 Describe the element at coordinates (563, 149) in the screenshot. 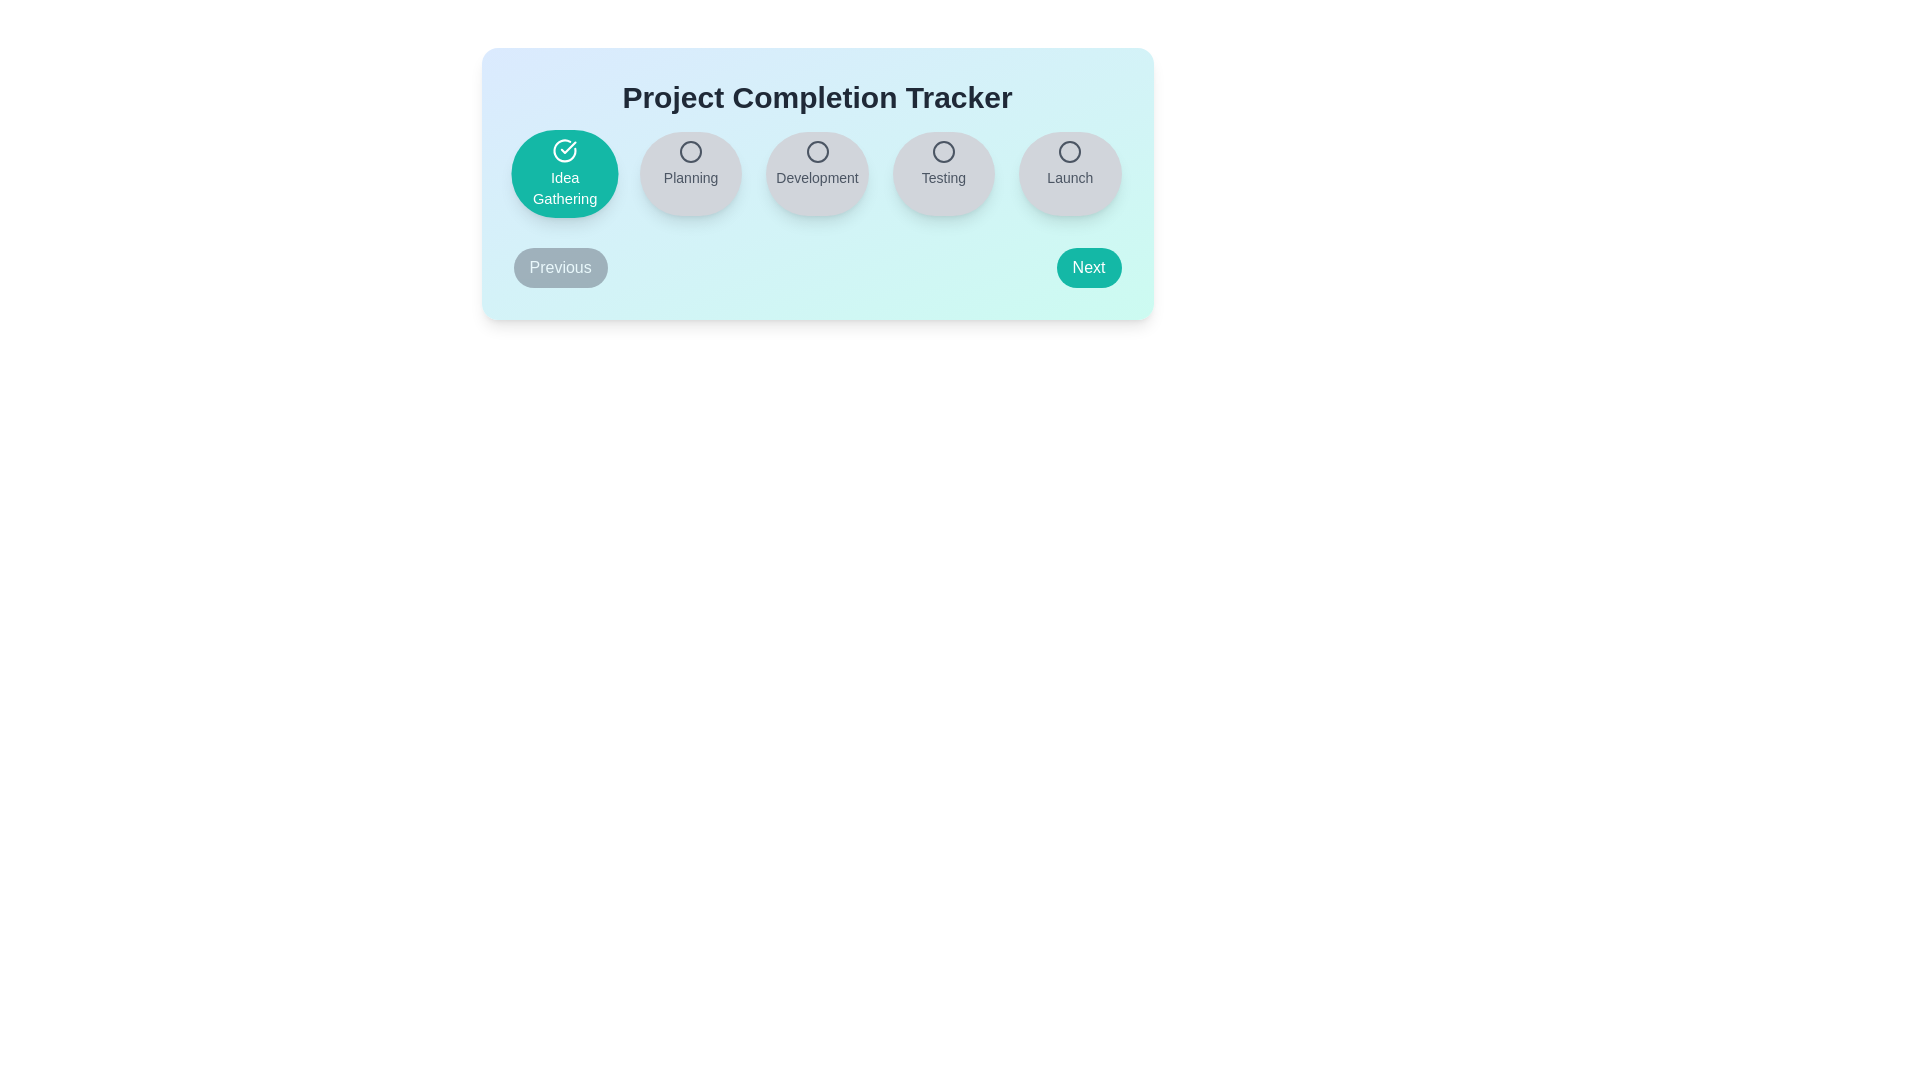

I see `the circular icon with a checkmark symbol, which is located above the text 'Idea Gathering' in the teal-colored circular background within the stepper layout` at that location.